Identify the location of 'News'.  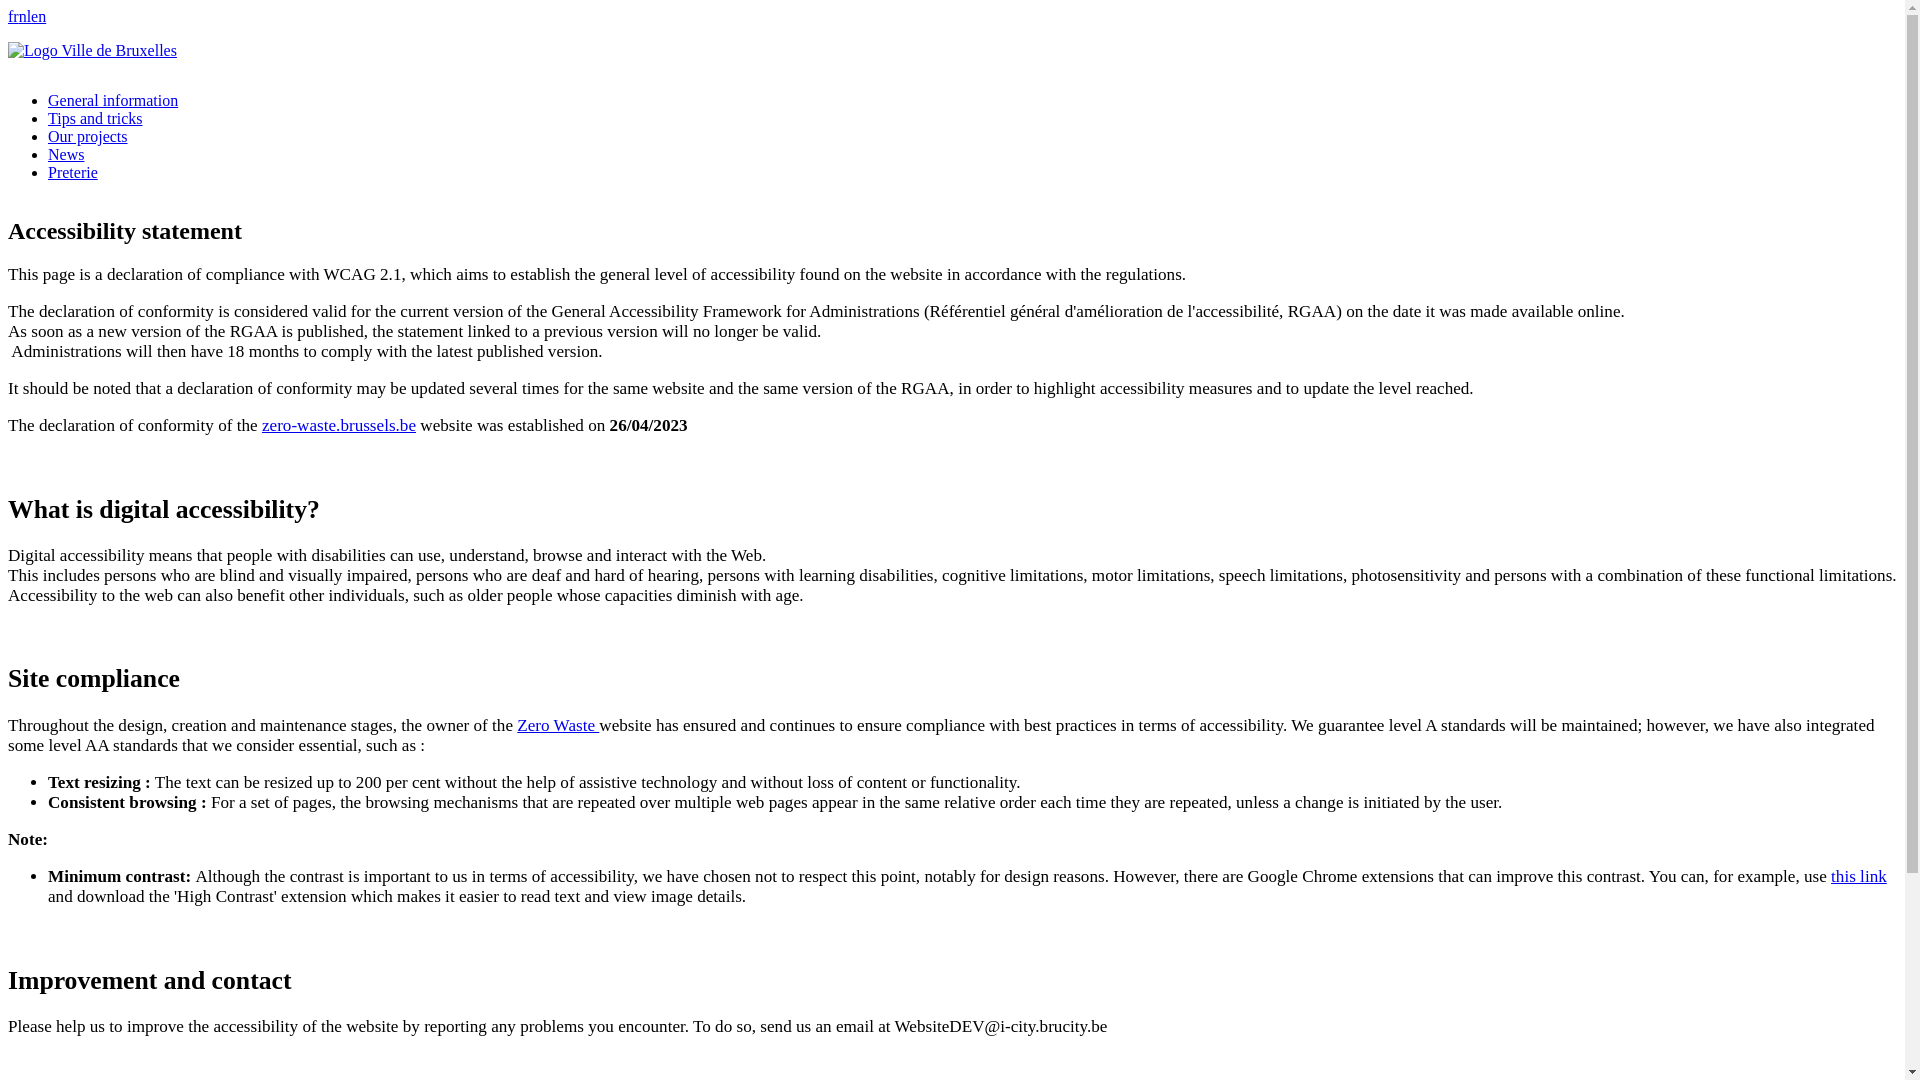
(48, 153).